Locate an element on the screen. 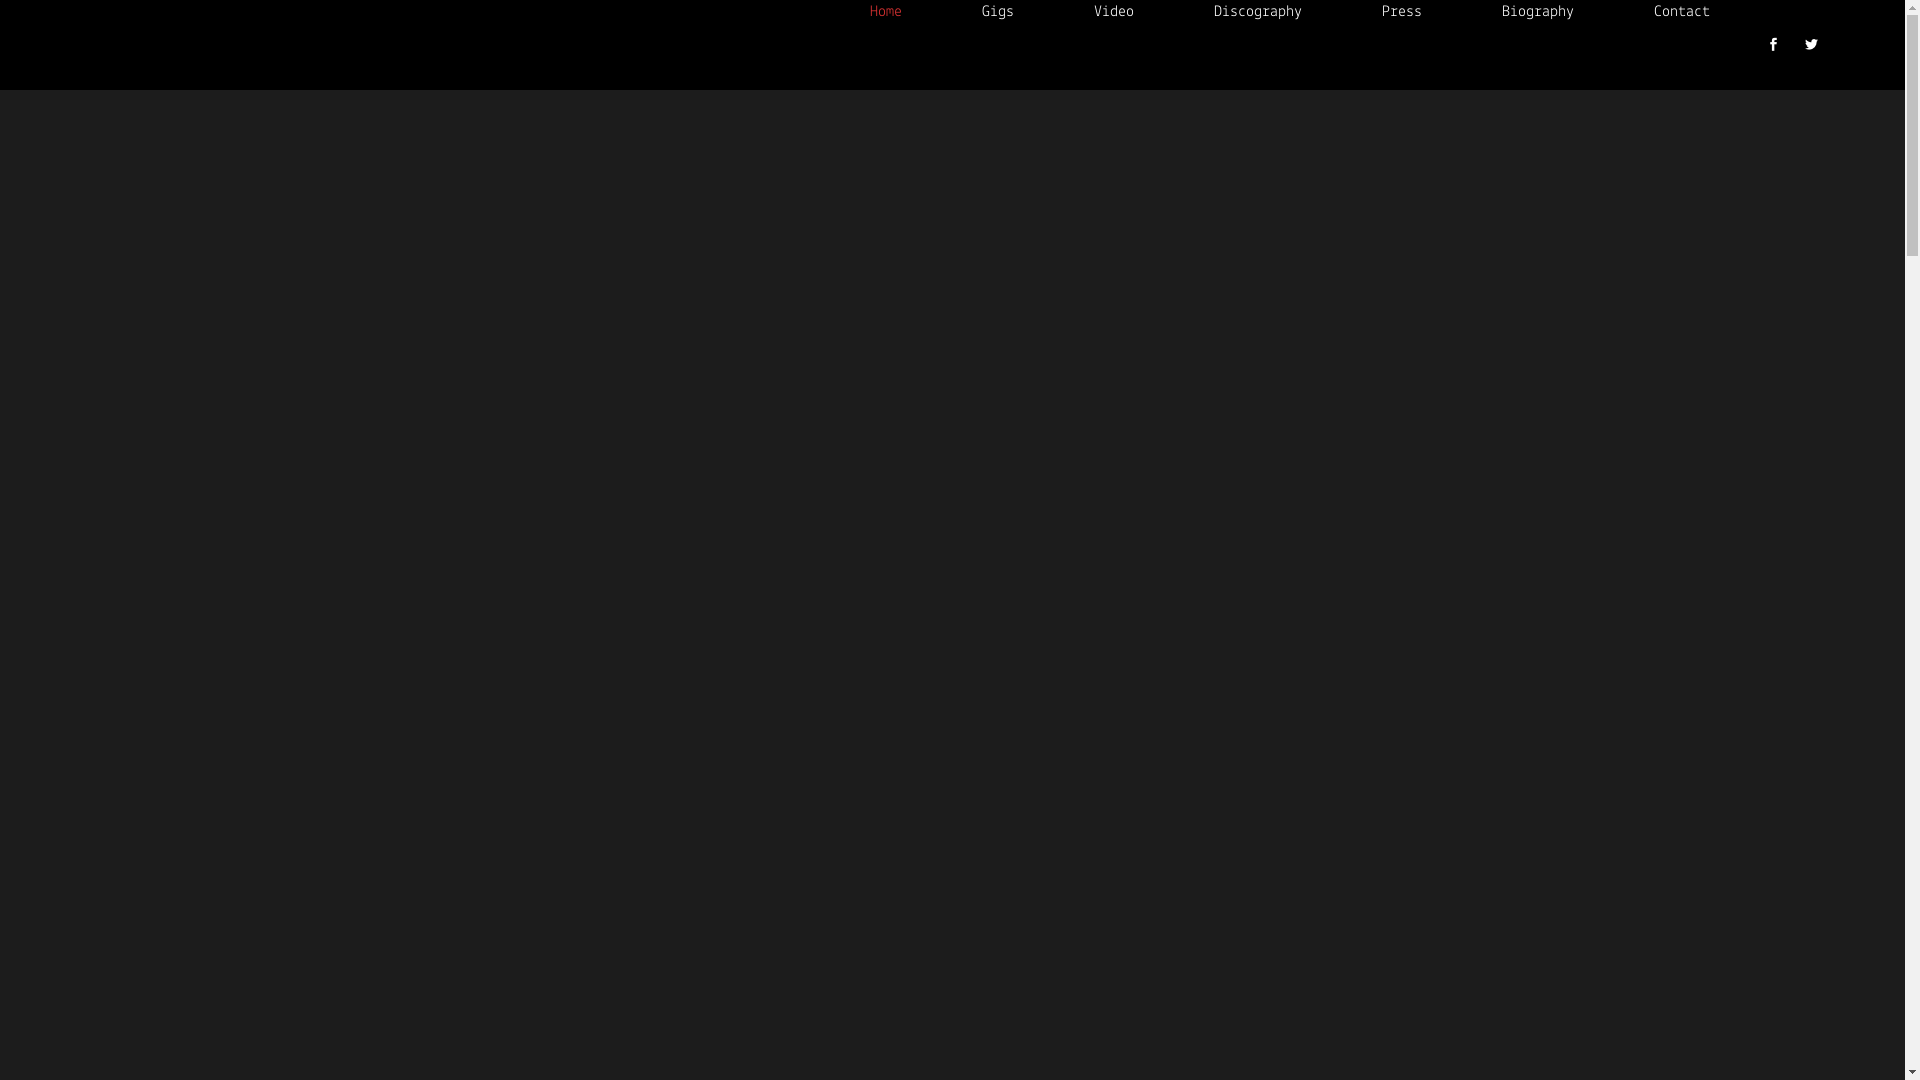  'Home' is located at coordinates (885, 11).